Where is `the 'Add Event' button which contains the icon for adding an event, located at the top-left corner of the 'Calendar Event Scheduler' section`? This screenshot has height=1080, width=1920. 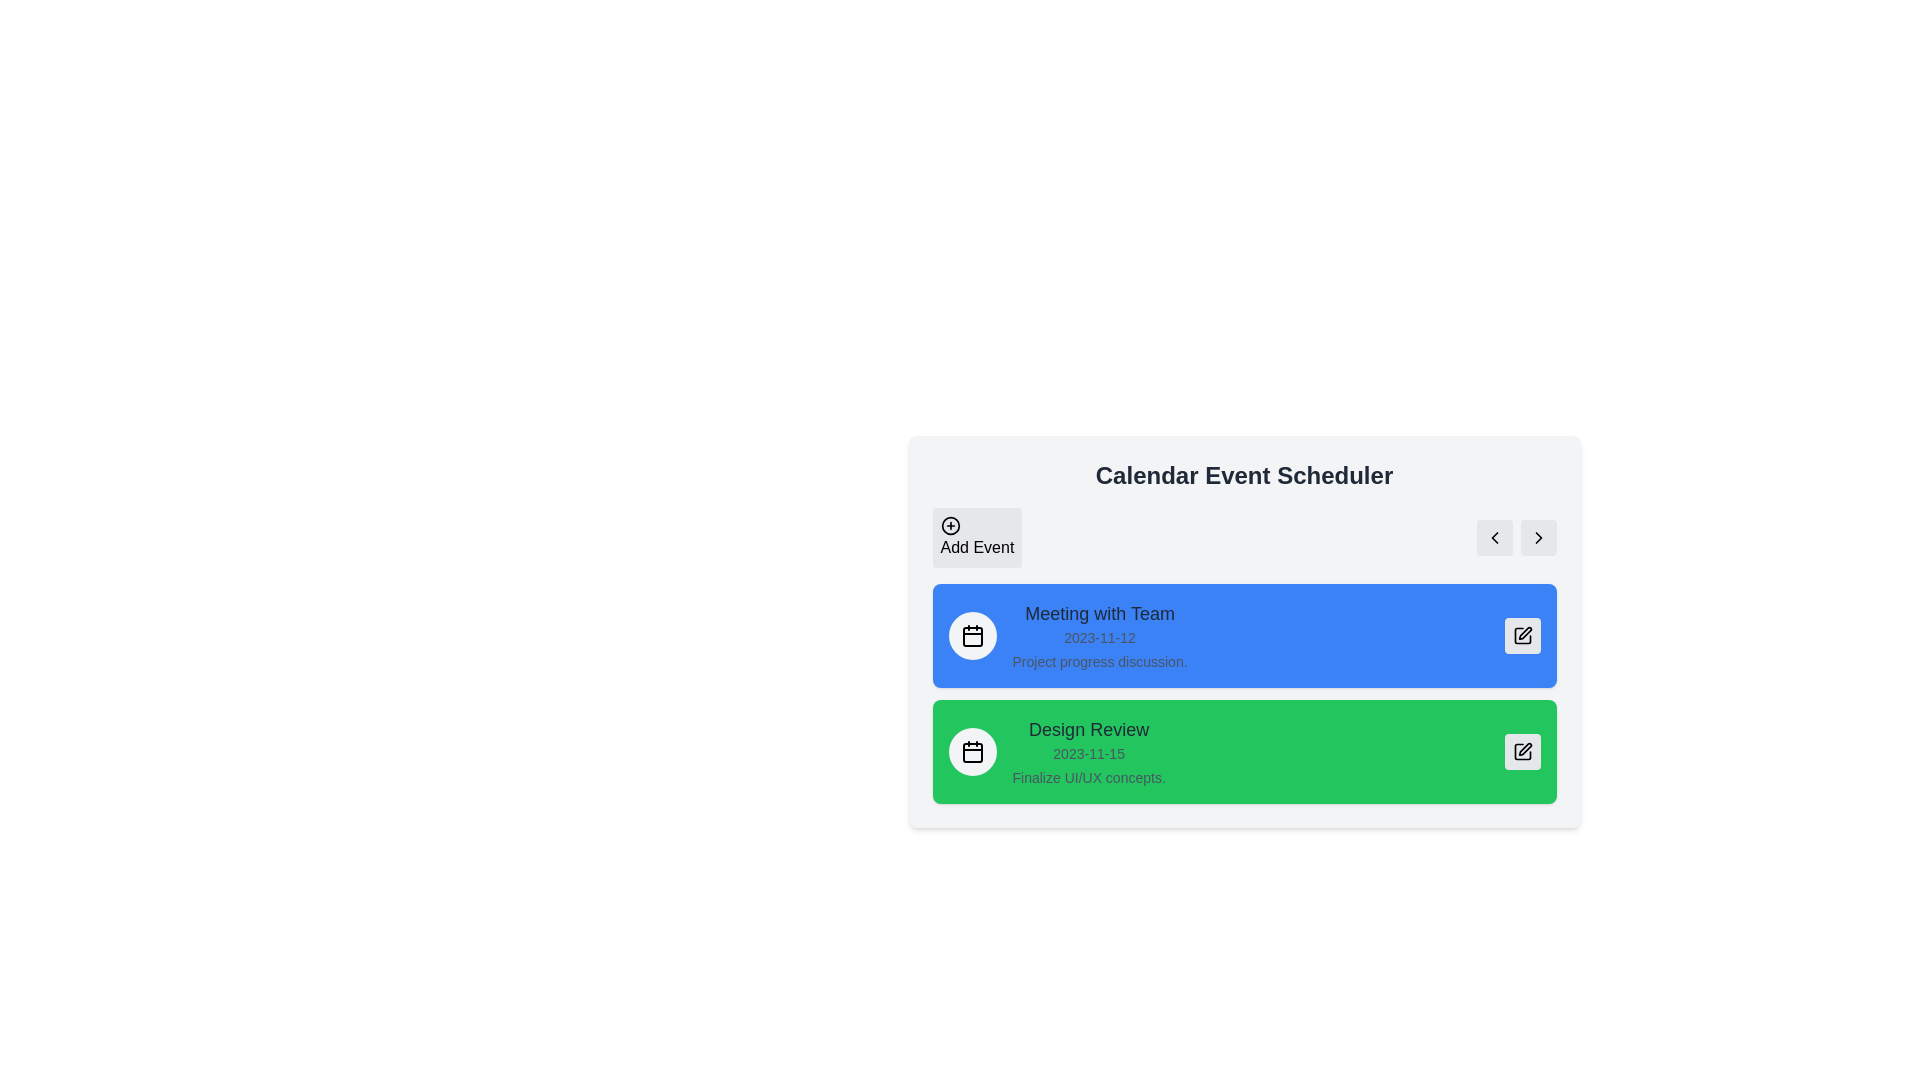
the 'Add Event' button which contains the icon for adding an event, located at the top-left corner of the 'Calendar Event Scheduler' section is located at coordinates (949, 524).